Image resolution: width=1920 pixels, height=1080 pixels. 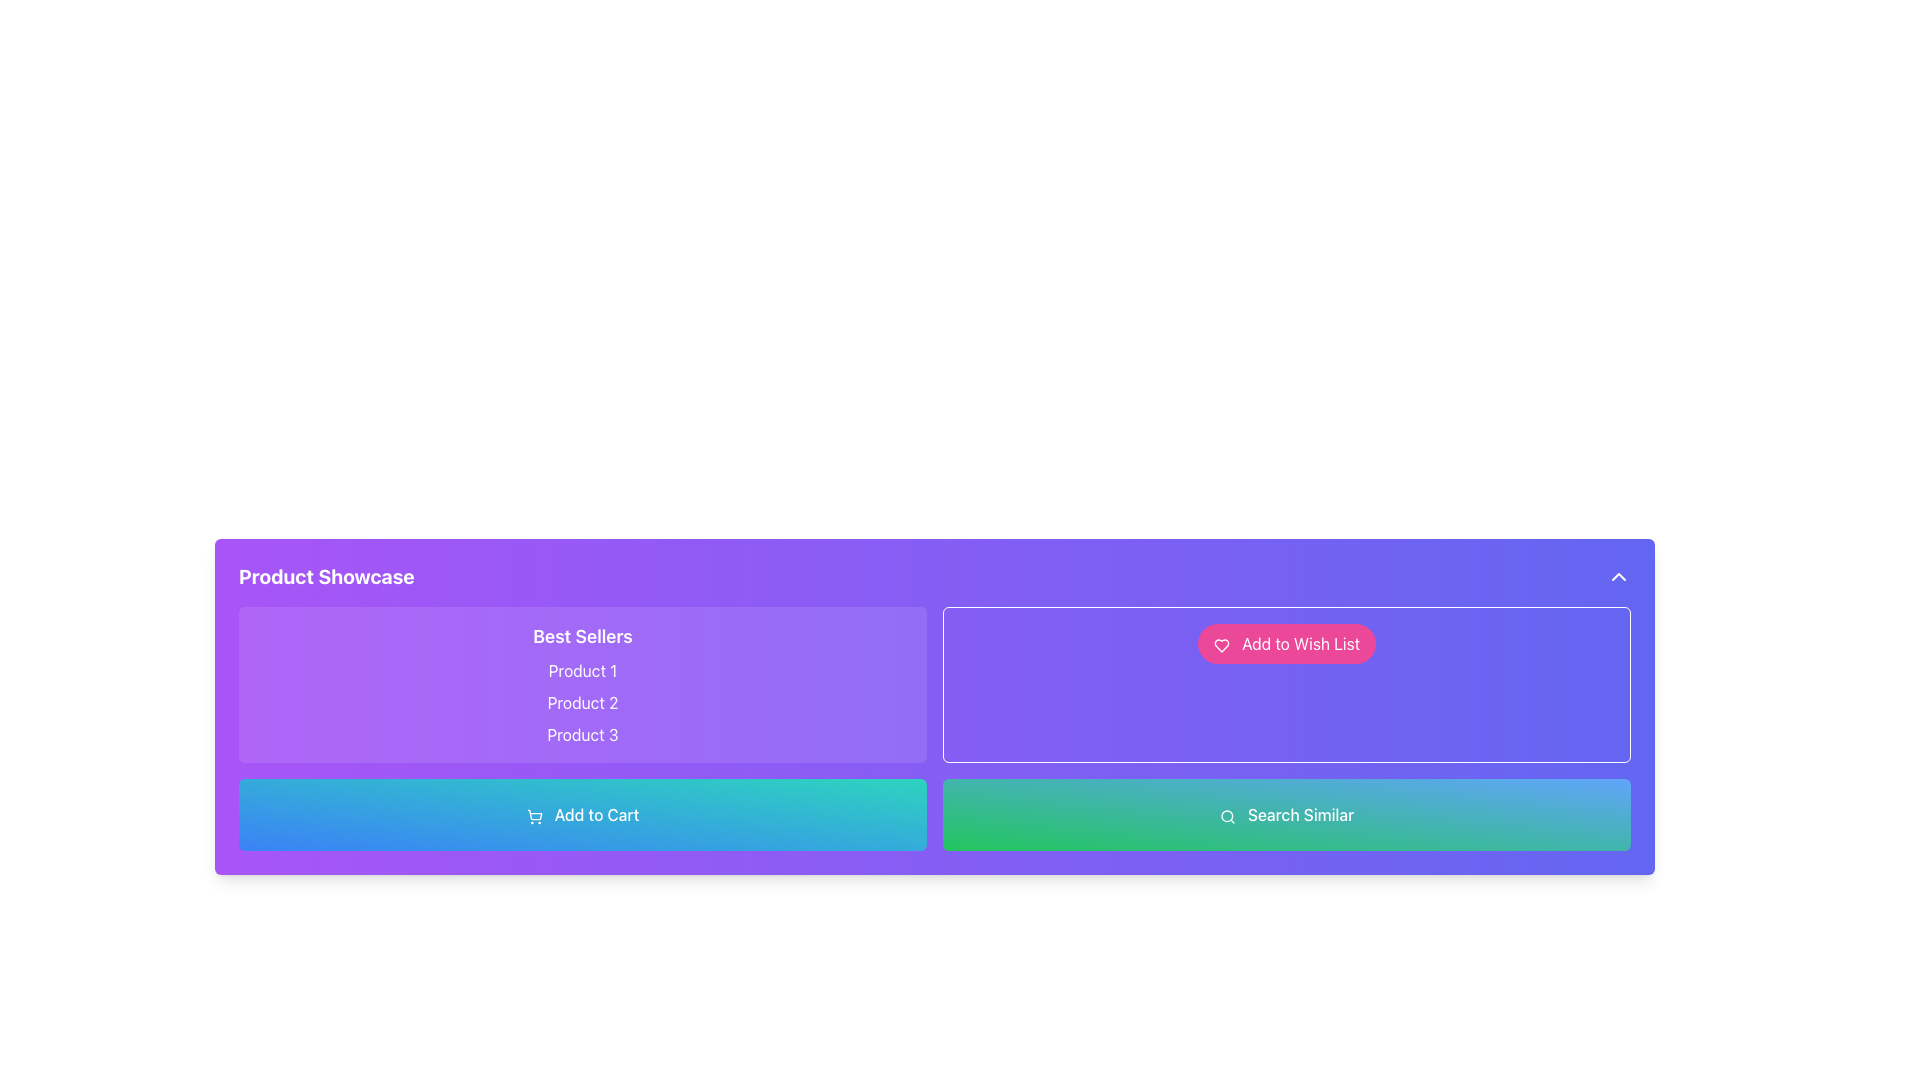 What do you see at coordinates (581, 735) in the screenshot?
I see `the 'Product 3' text label in the 'Best Sellers' list` at bounding box center [581, 735].